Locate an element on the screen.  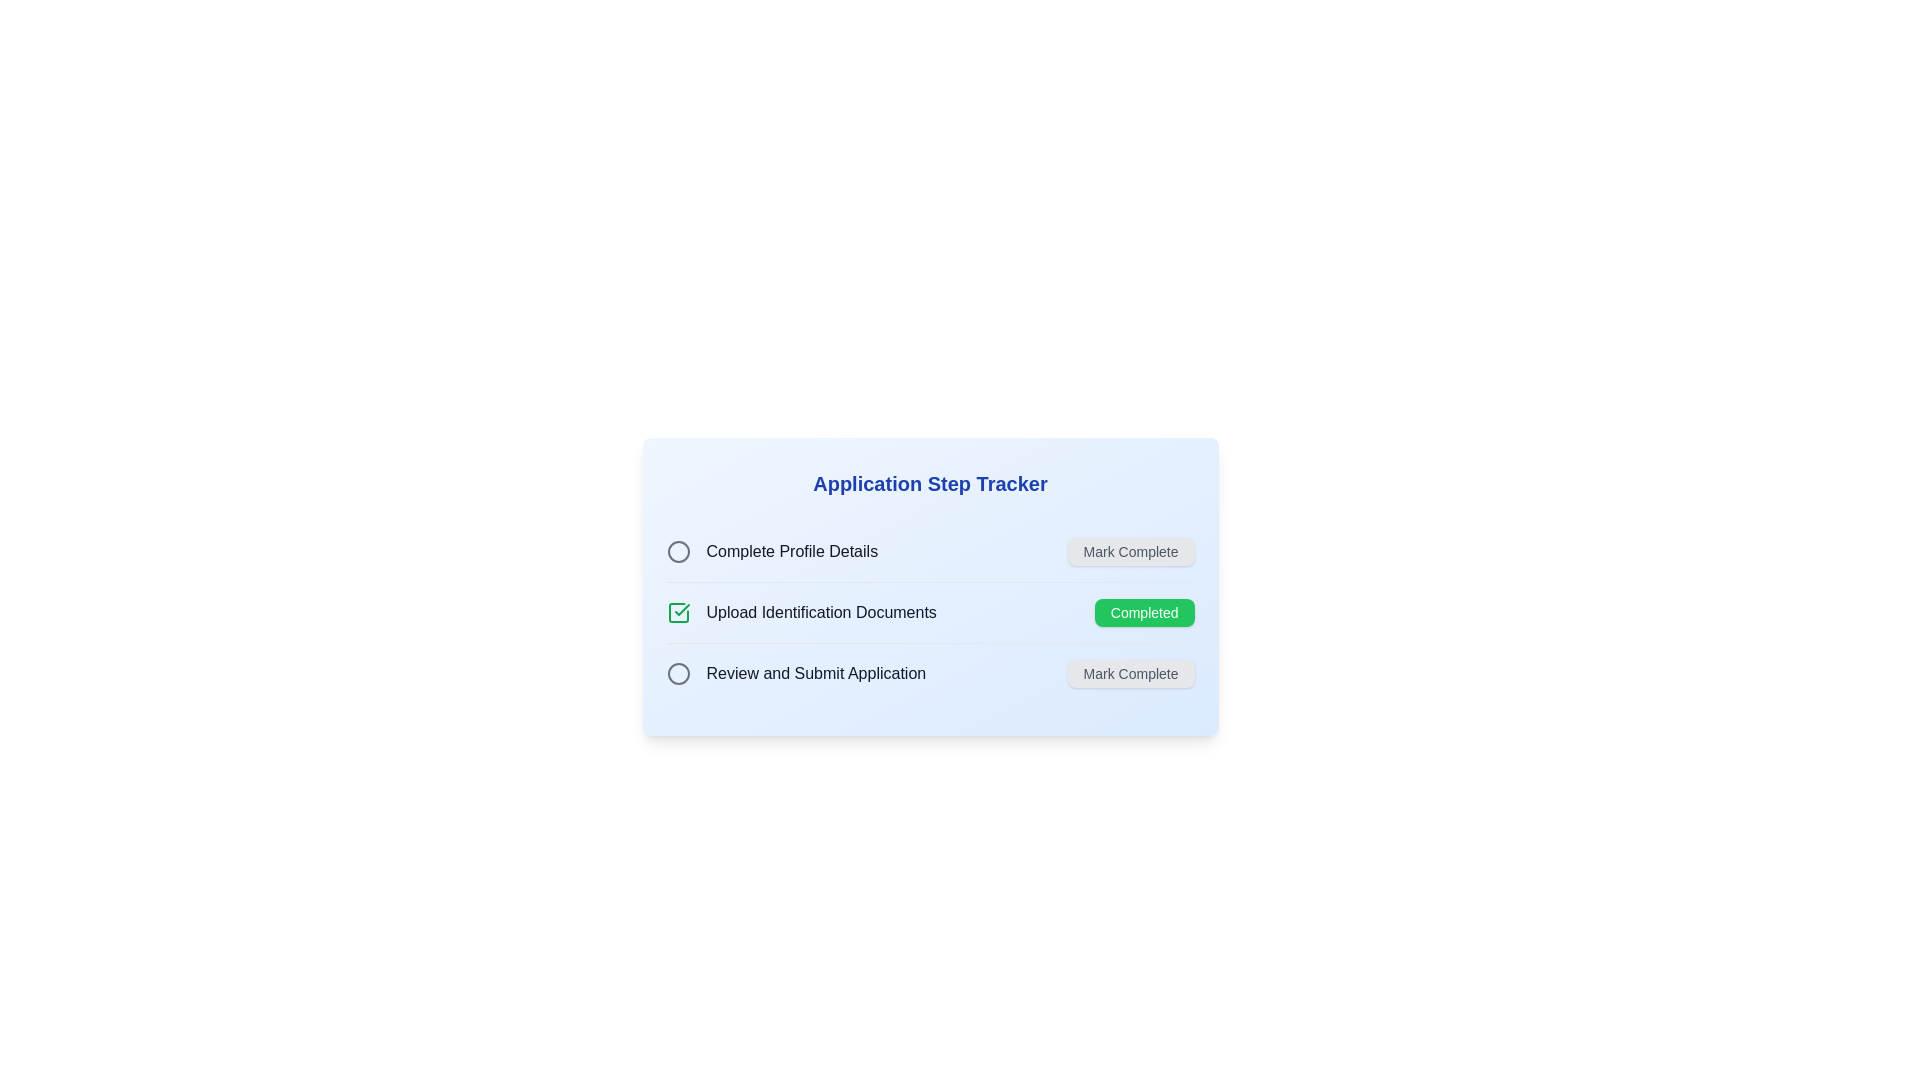
the rectangular icon or status indicator associated with 'Upload Identification Documents', which is positioned next to a green checkmark and is part of the layout for 'Complete Profile Details' is located at coordinates (678, 612).